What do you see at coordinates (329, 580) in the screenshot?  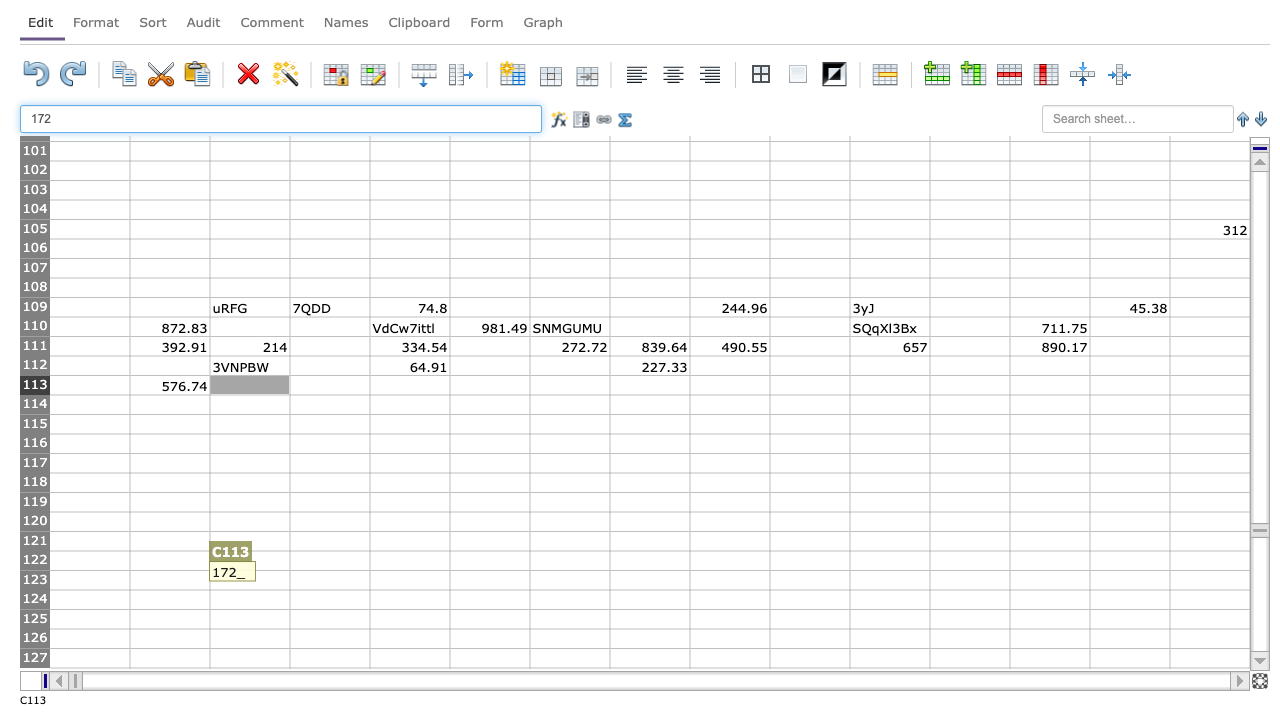 I see `Cell at position D123` at bounding box center [329, 580].